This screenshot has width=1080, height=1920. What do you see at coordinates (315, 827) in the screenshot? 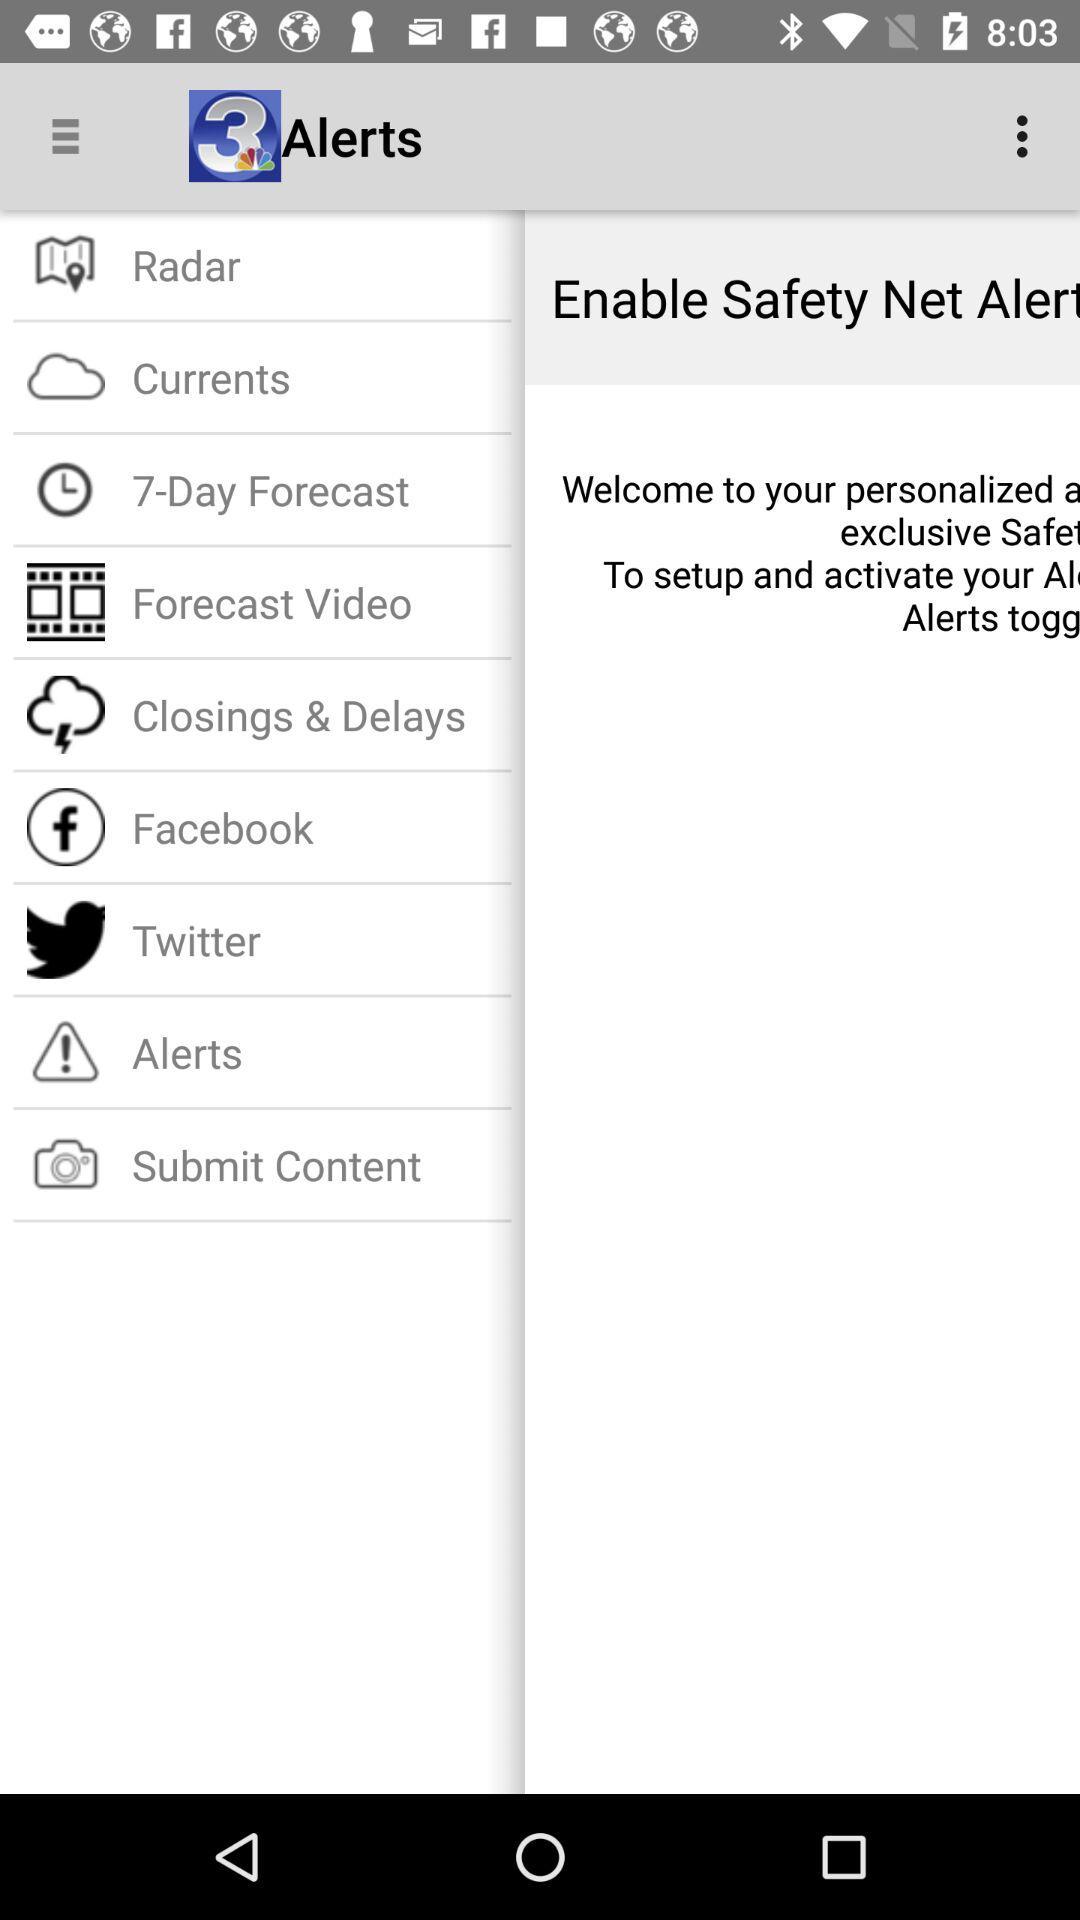
I see `facebook item` at bounding box center [315, 827].